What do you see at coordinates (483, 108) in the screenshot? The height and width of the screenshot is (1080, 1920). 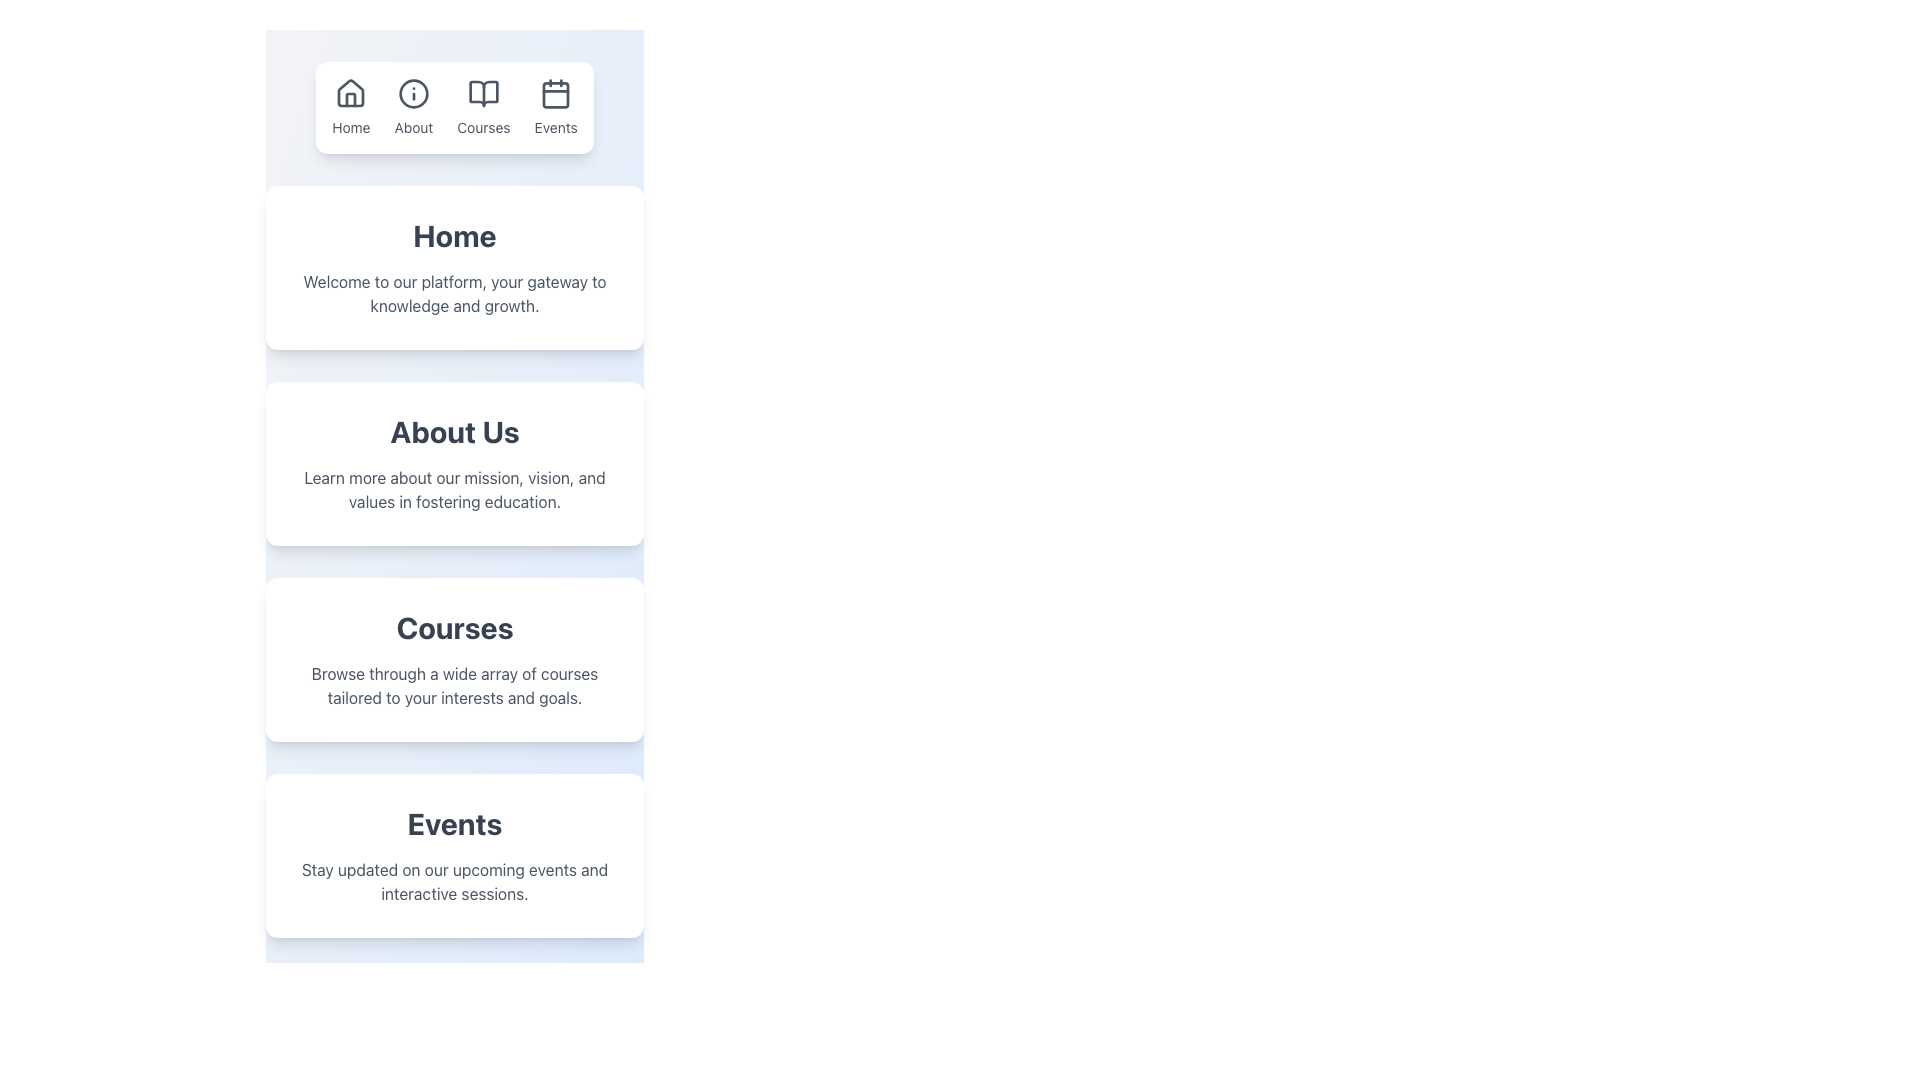 I see `the 'Courses' navigation link located in the top navigation bar` at bounding box center [483, 108].